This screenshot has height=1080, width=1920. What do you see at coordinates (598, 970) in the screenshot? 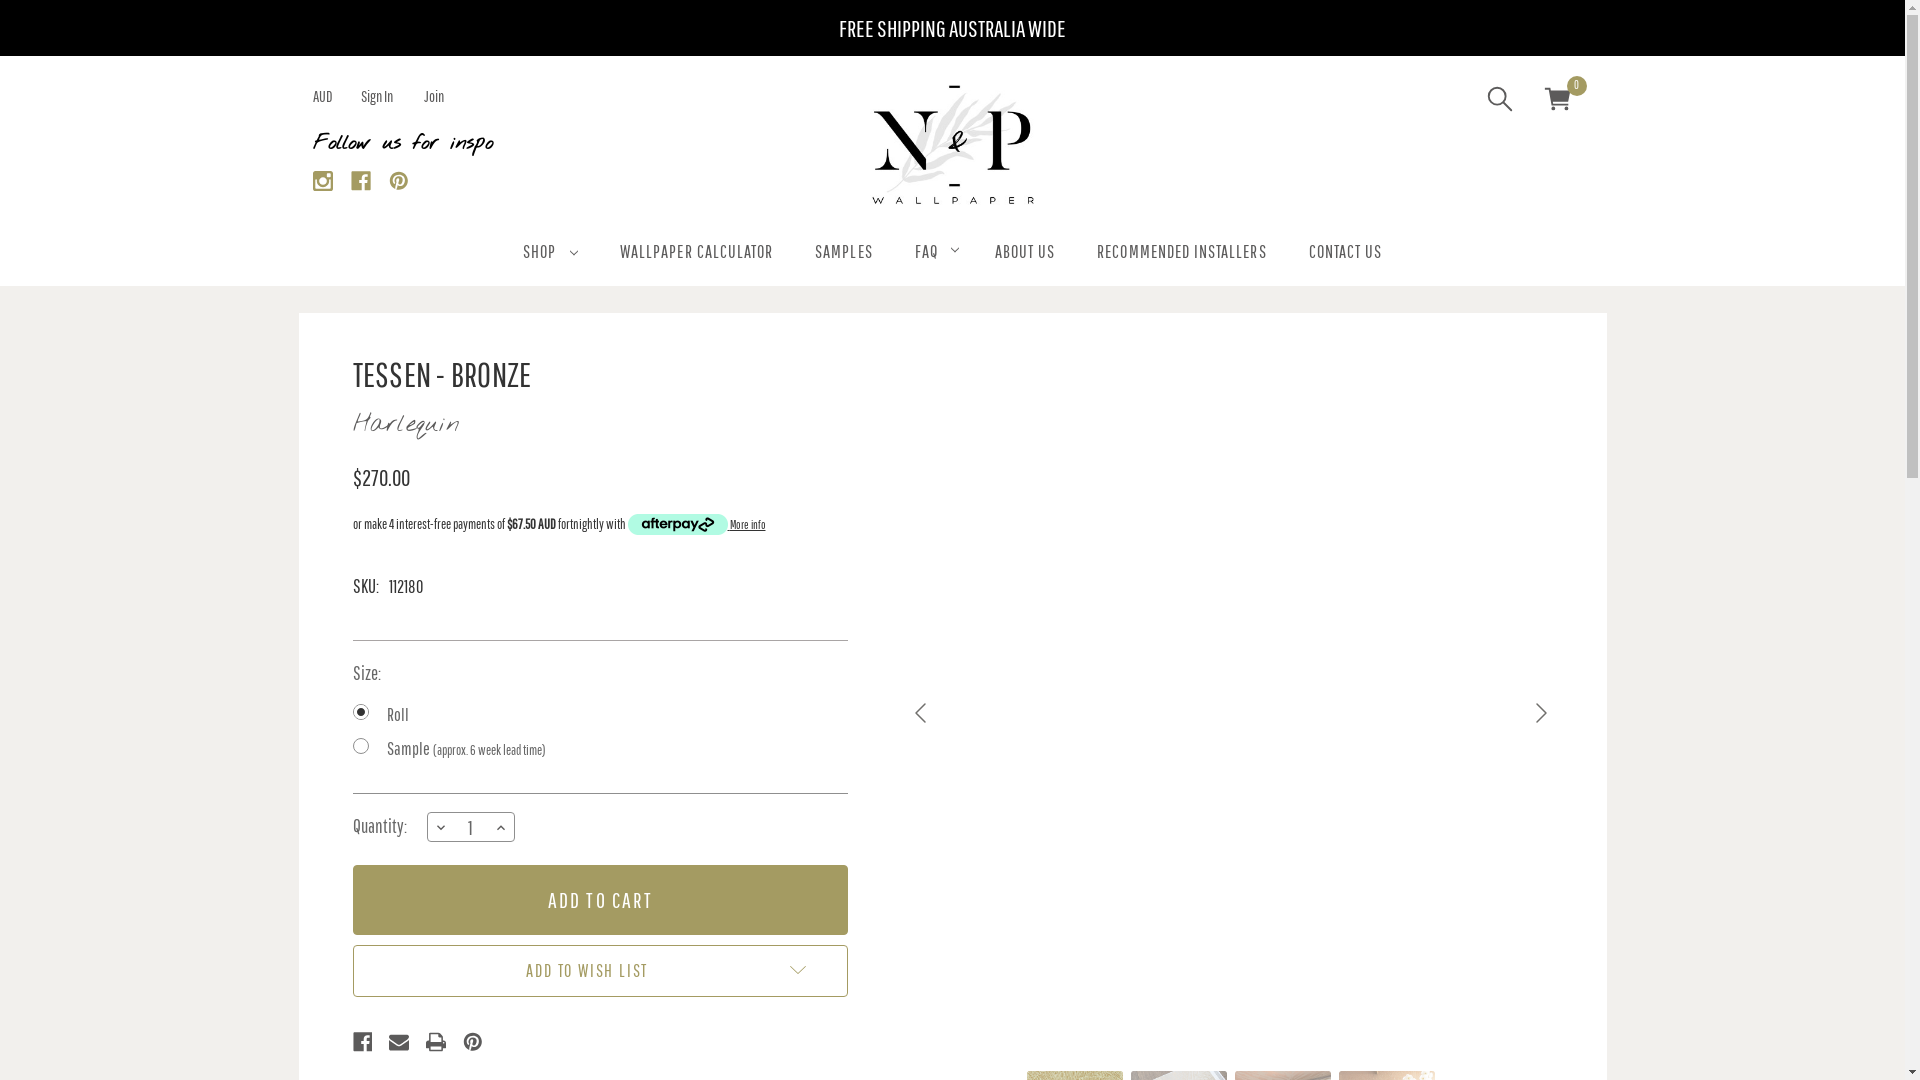
I see `'ADD TO WISH LIST'` at bounding box center [598, 970].